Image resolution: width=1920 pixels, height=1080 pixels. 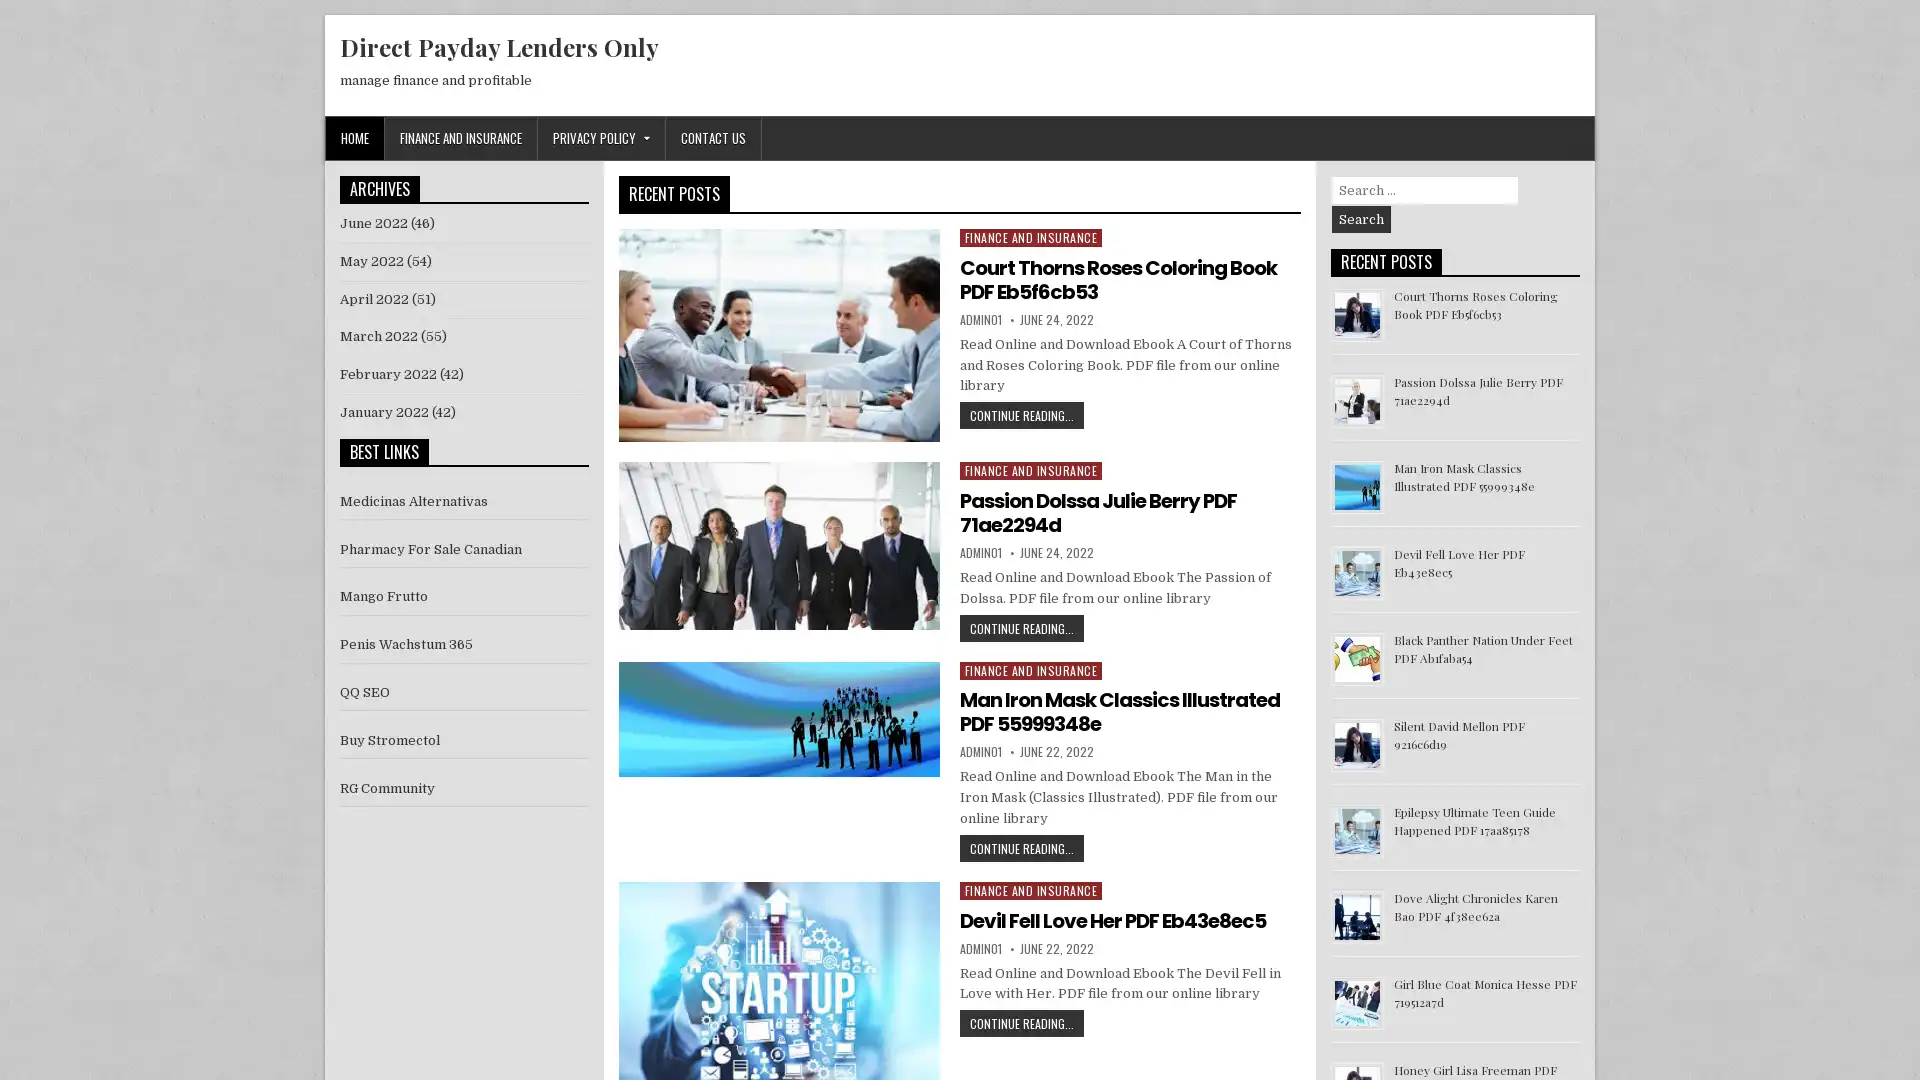 What do you see at coordinates (1360, 219) in the screenshot?
I see `Search` at bounding box center [1360, 219].